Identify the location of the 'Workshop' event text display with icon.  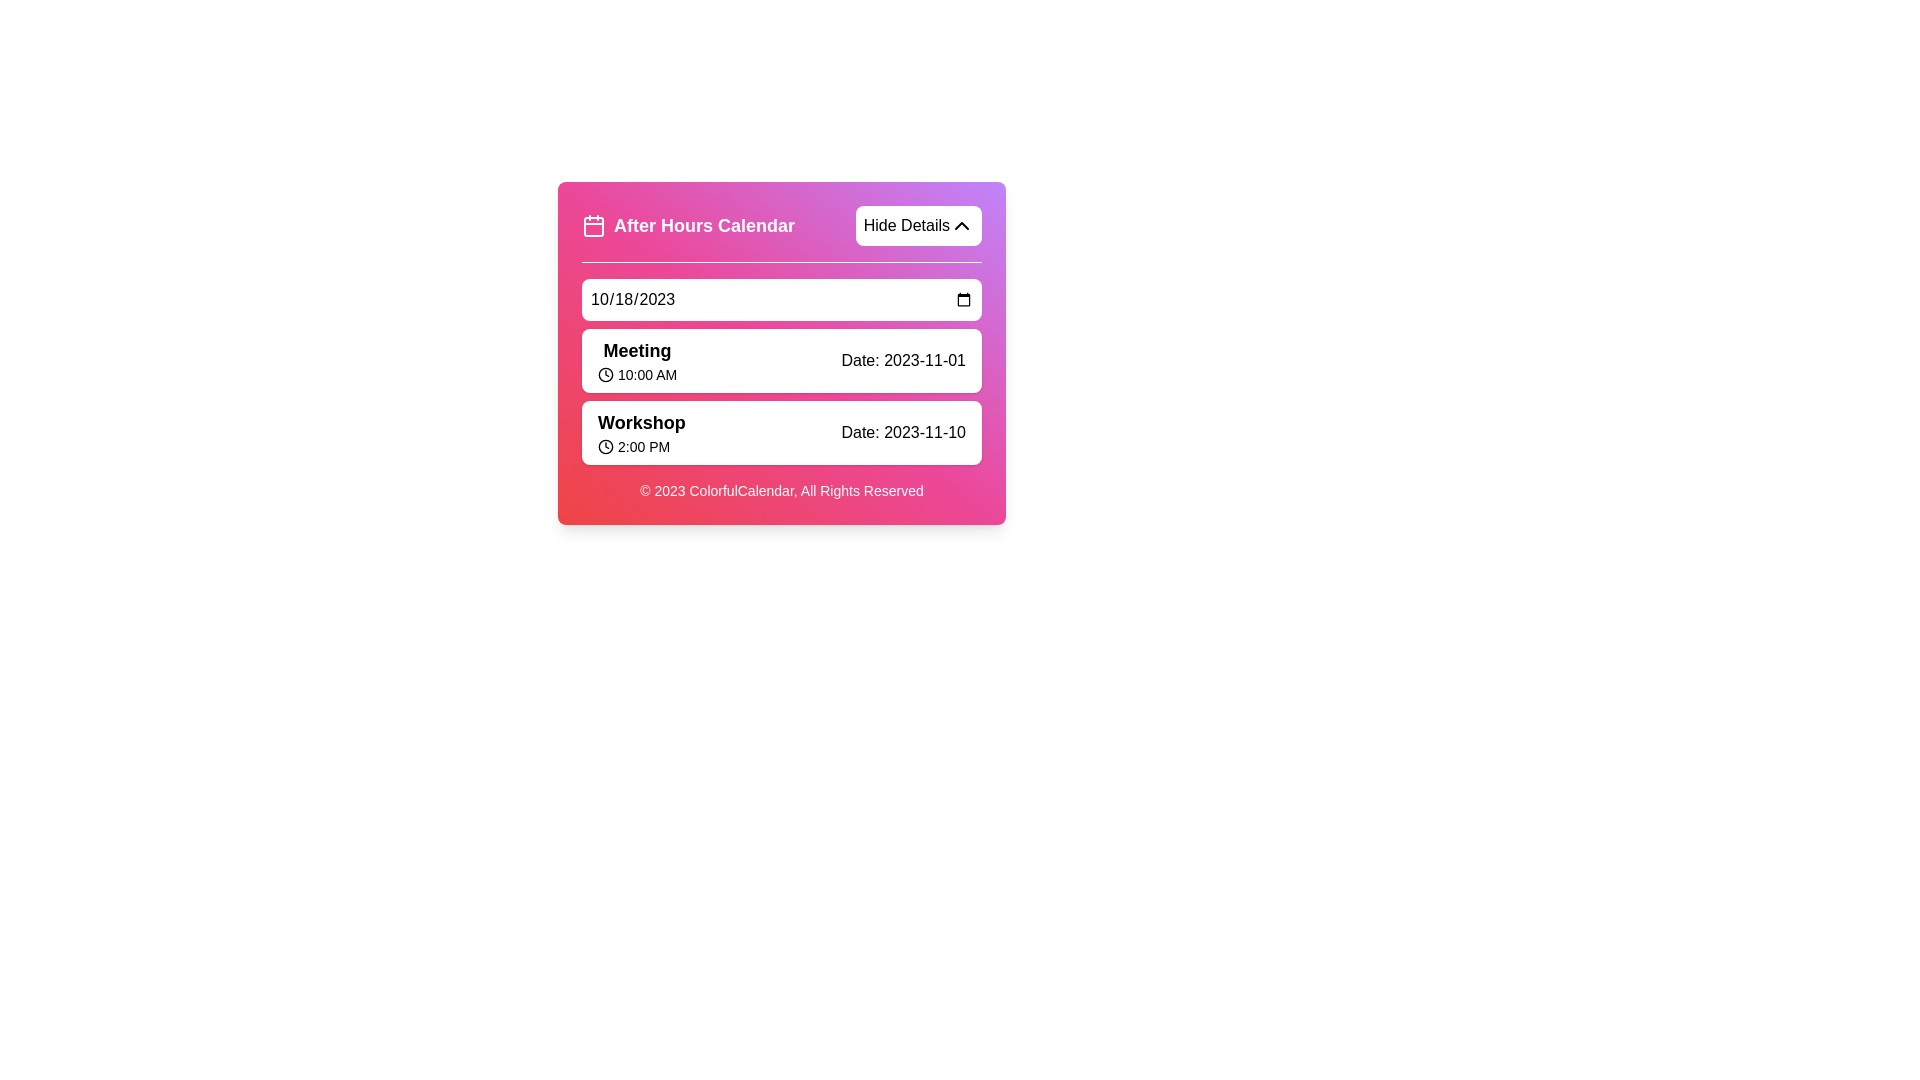
(641, 431).